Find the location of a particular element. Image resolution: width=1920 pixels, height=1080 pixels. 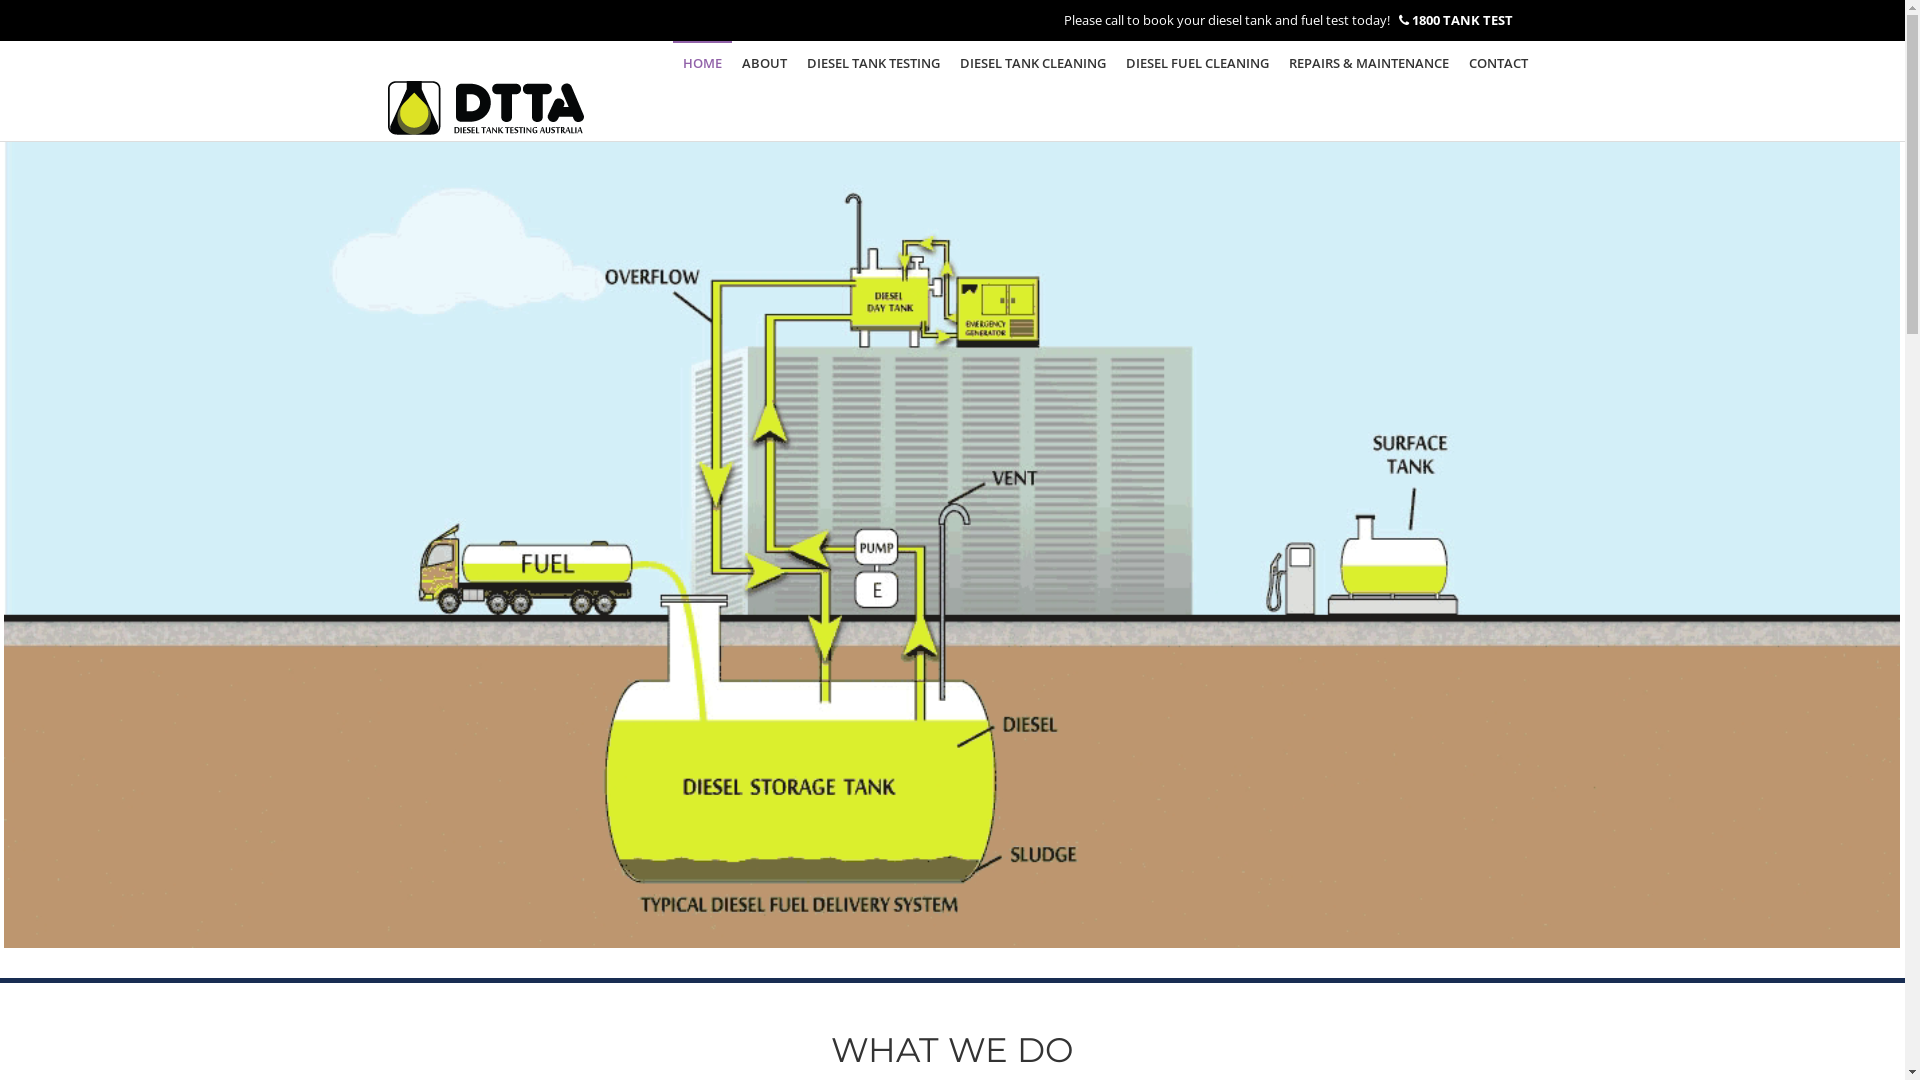

'Diesel Tank Testing Australia' is located at coordinates (368, 91).